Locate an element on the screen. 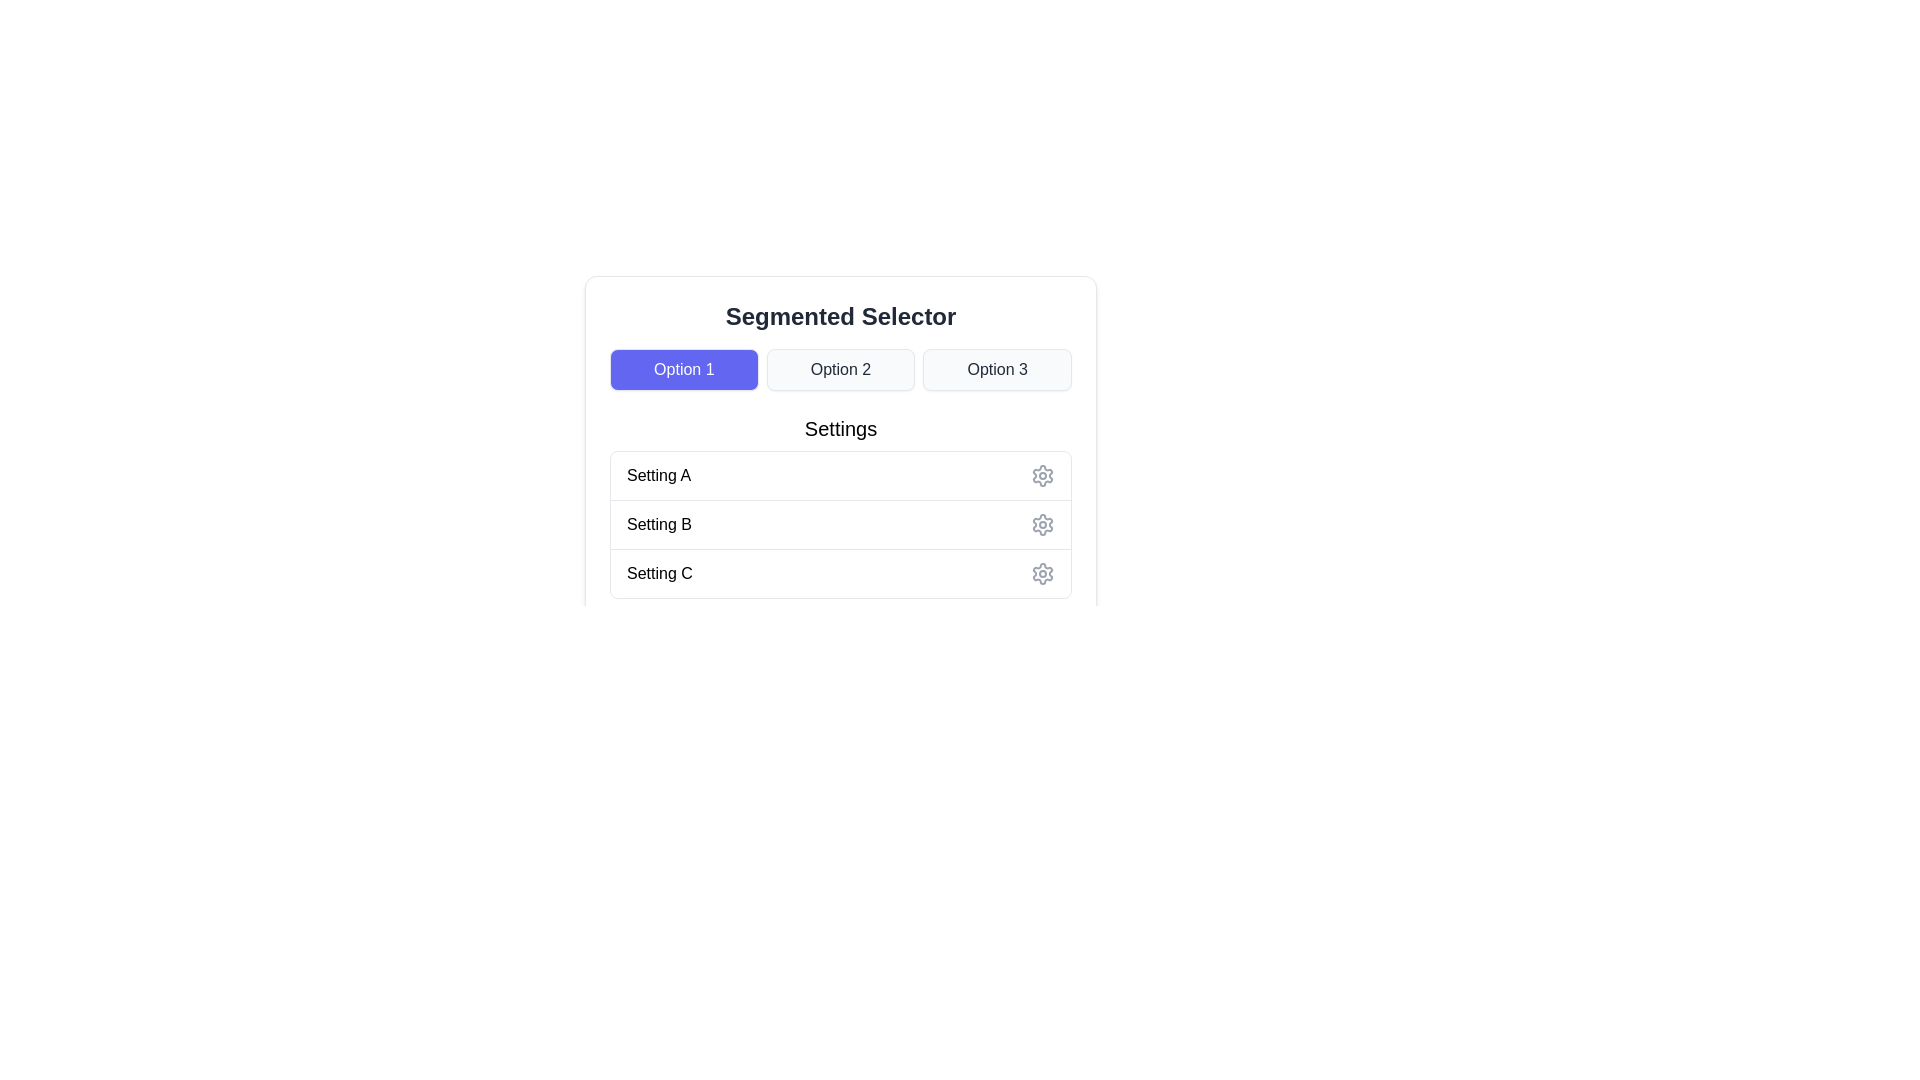 Image resolution: width=1920 pixels, height=1080 pixels. the settings icon located at the right end of the 'Setting A' row is located at coordinates (1041, 475).